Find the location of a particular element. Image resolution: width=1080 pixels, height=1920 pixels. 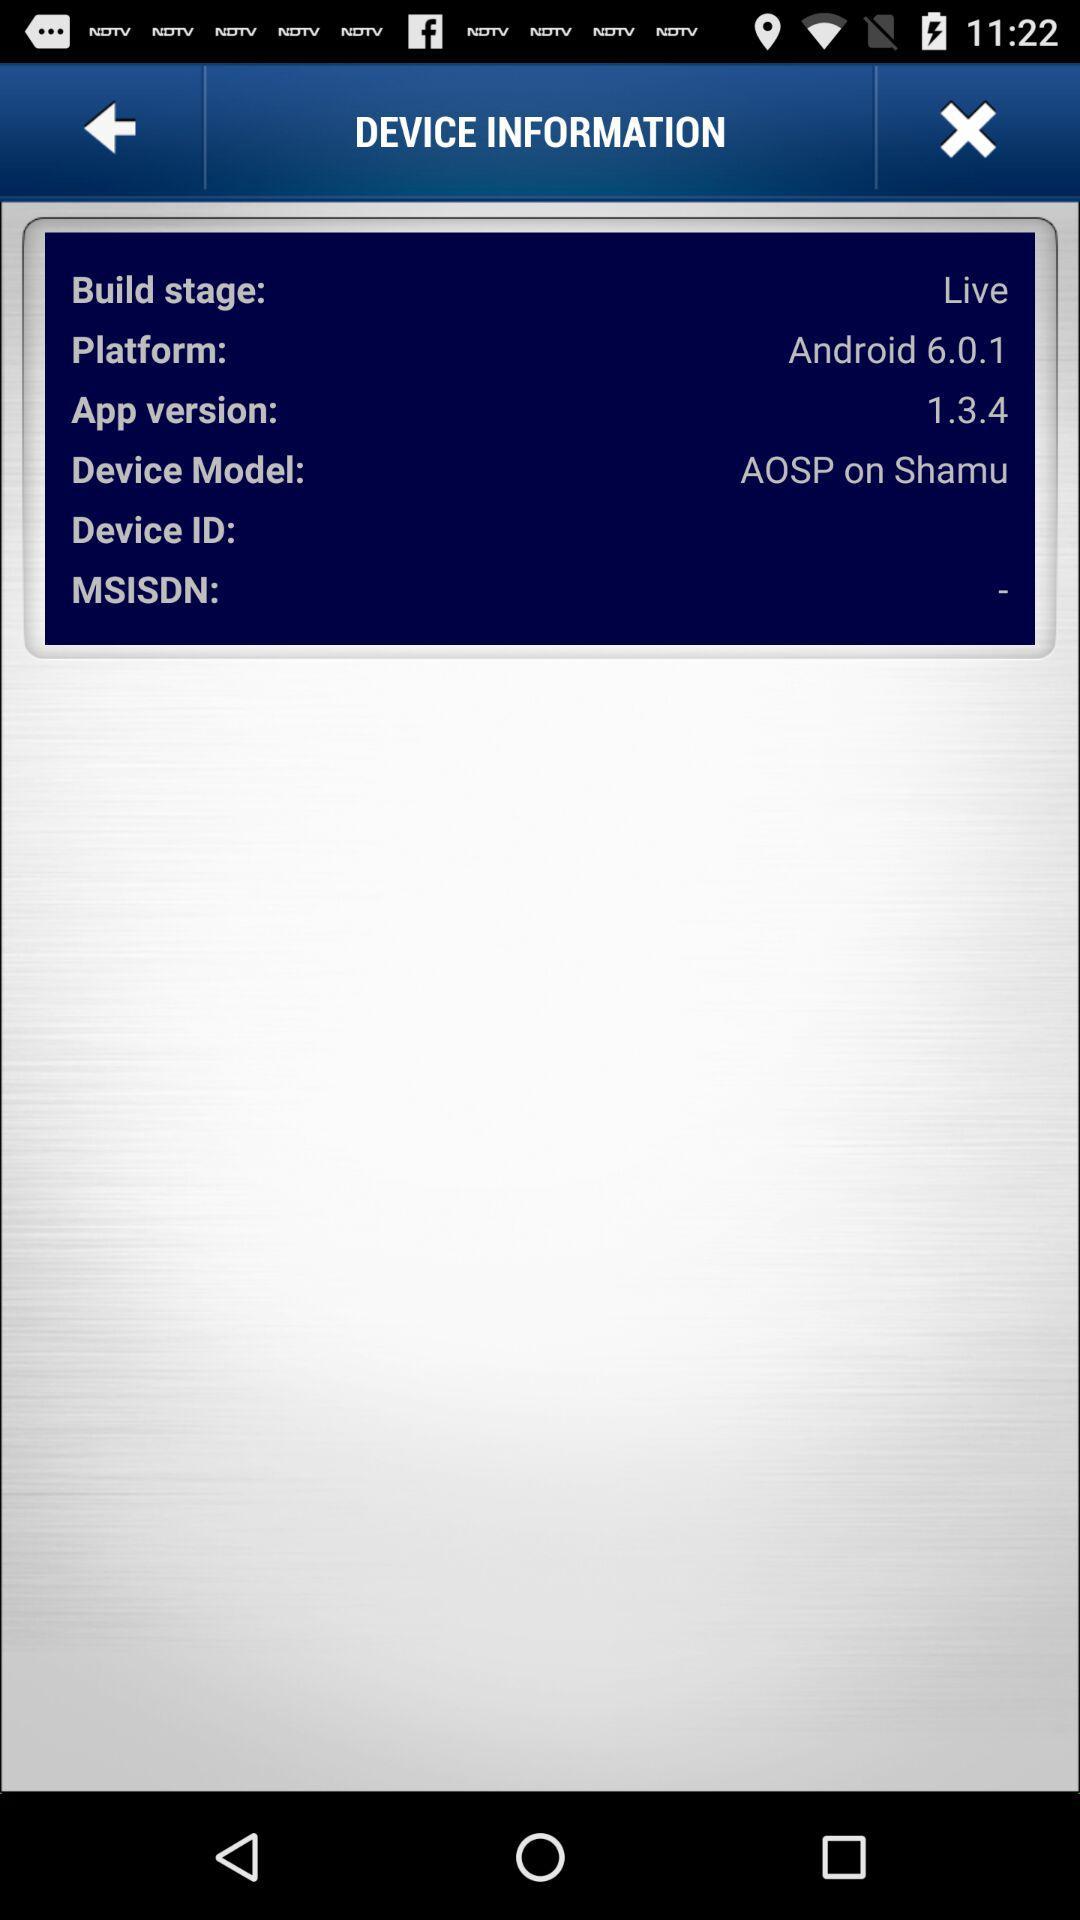

the app next to device information app is located at coordinates (964, 129).